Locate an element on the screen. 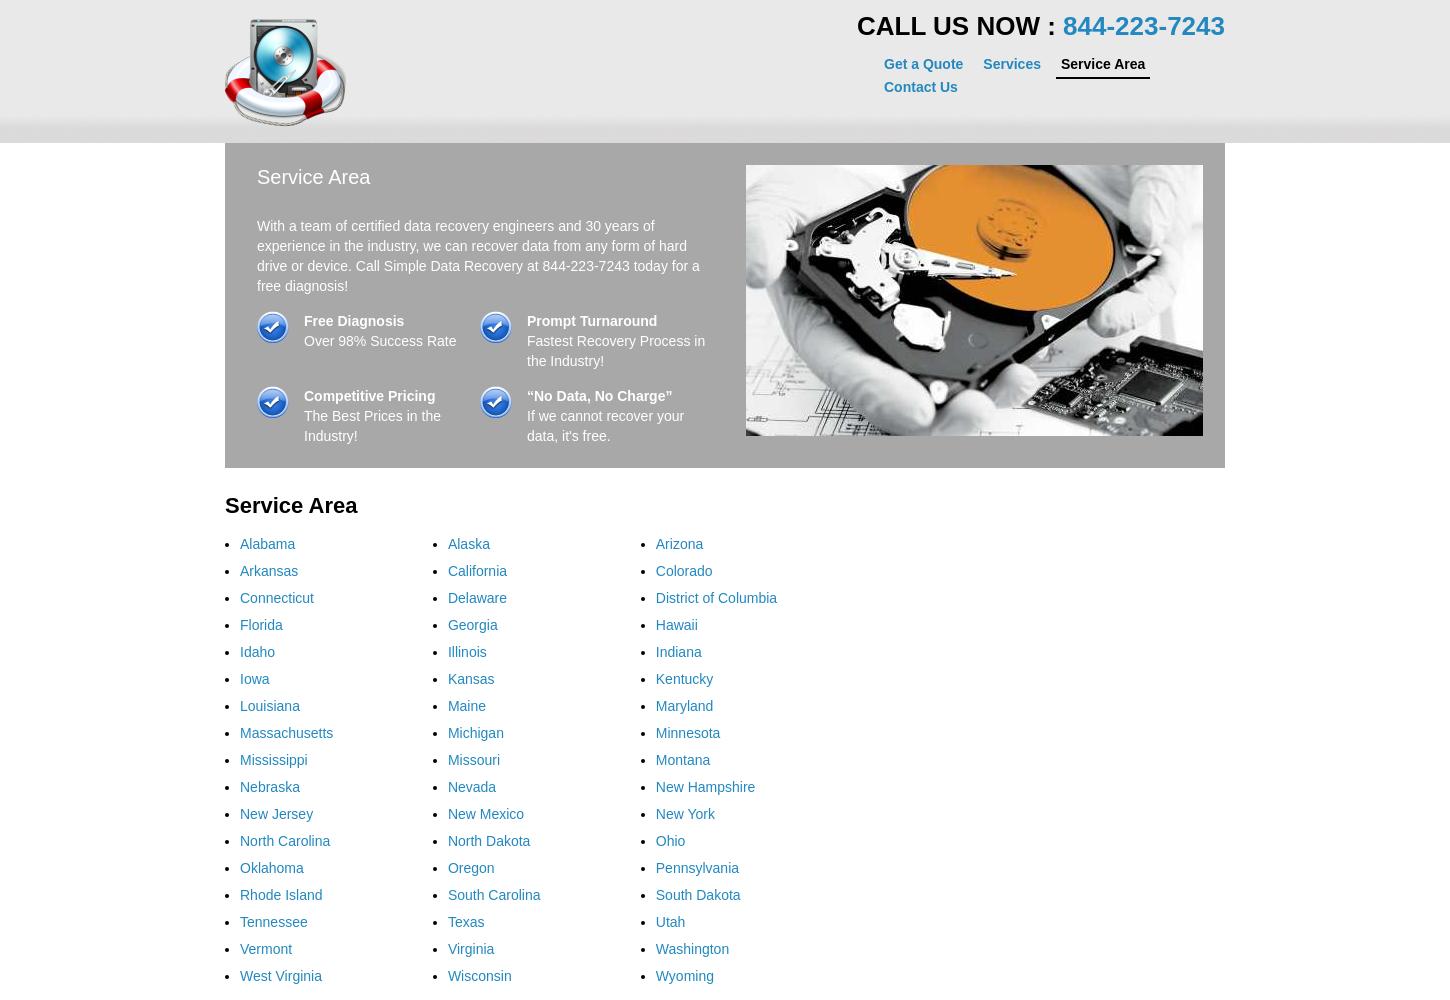 Image resolution: width=1450 pixels, height=1000 pixels. 'North Carolina' is located at coordinates (285, 840).